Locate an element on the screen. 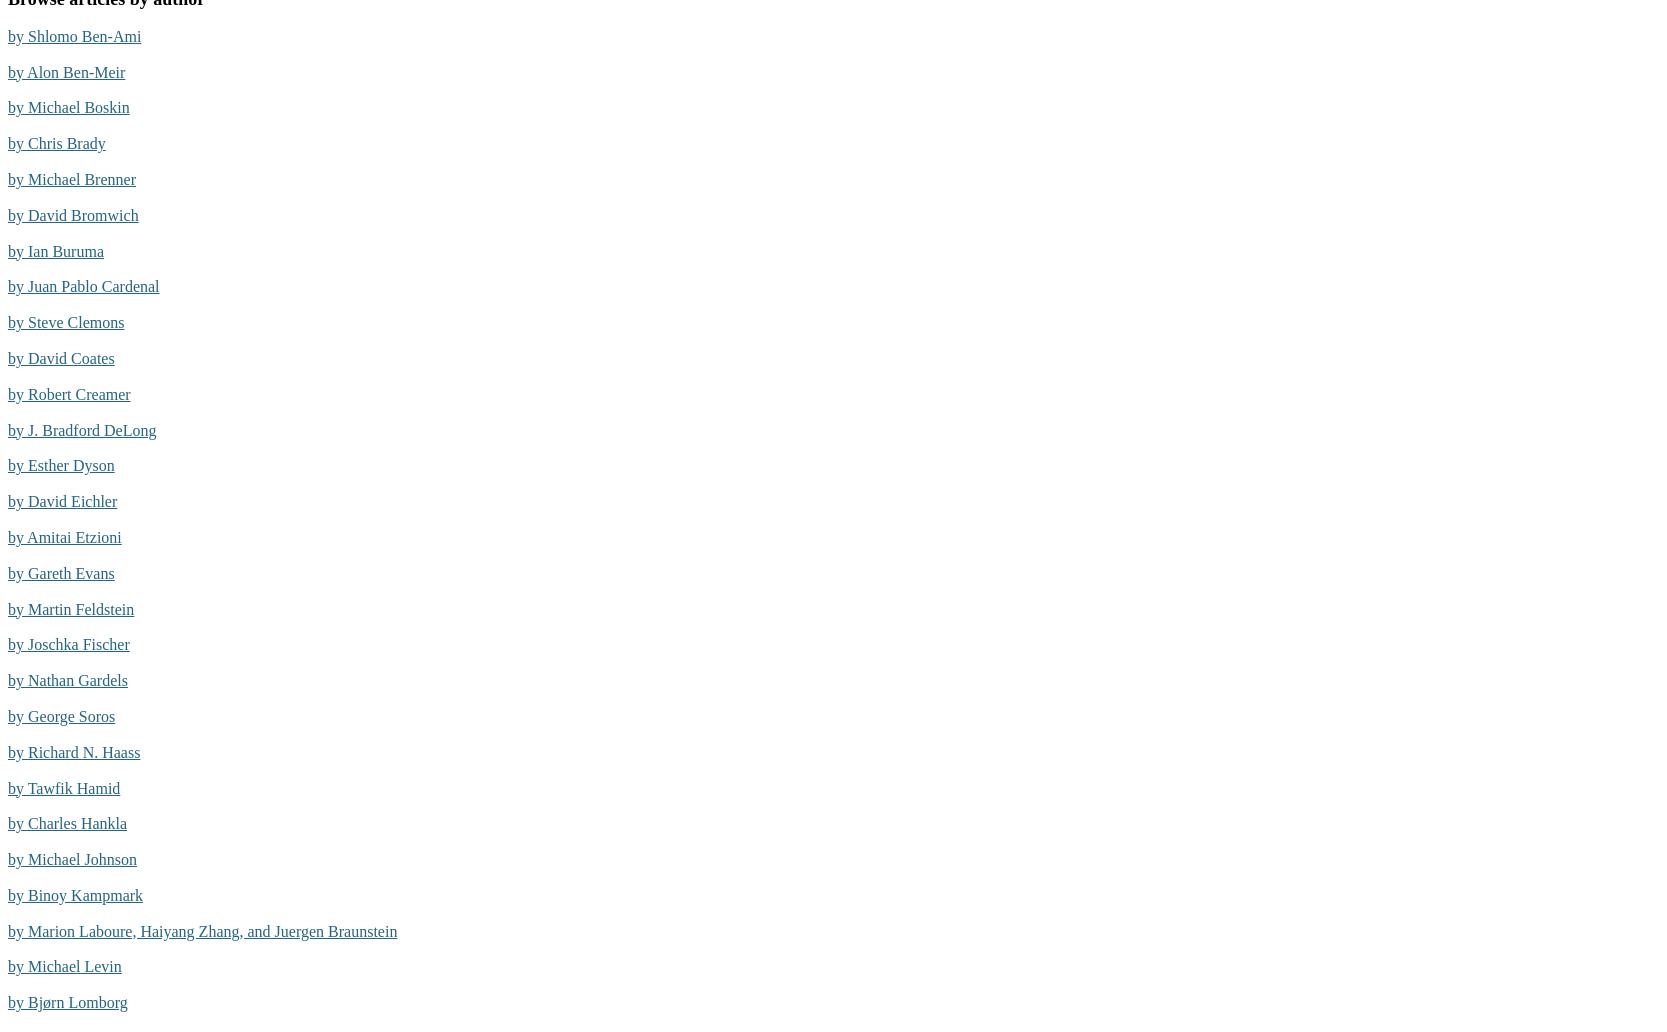 The width and height of the screenshot is (1667, 1032). 'by Robert Creamer' is located at coordinates (8, 392).